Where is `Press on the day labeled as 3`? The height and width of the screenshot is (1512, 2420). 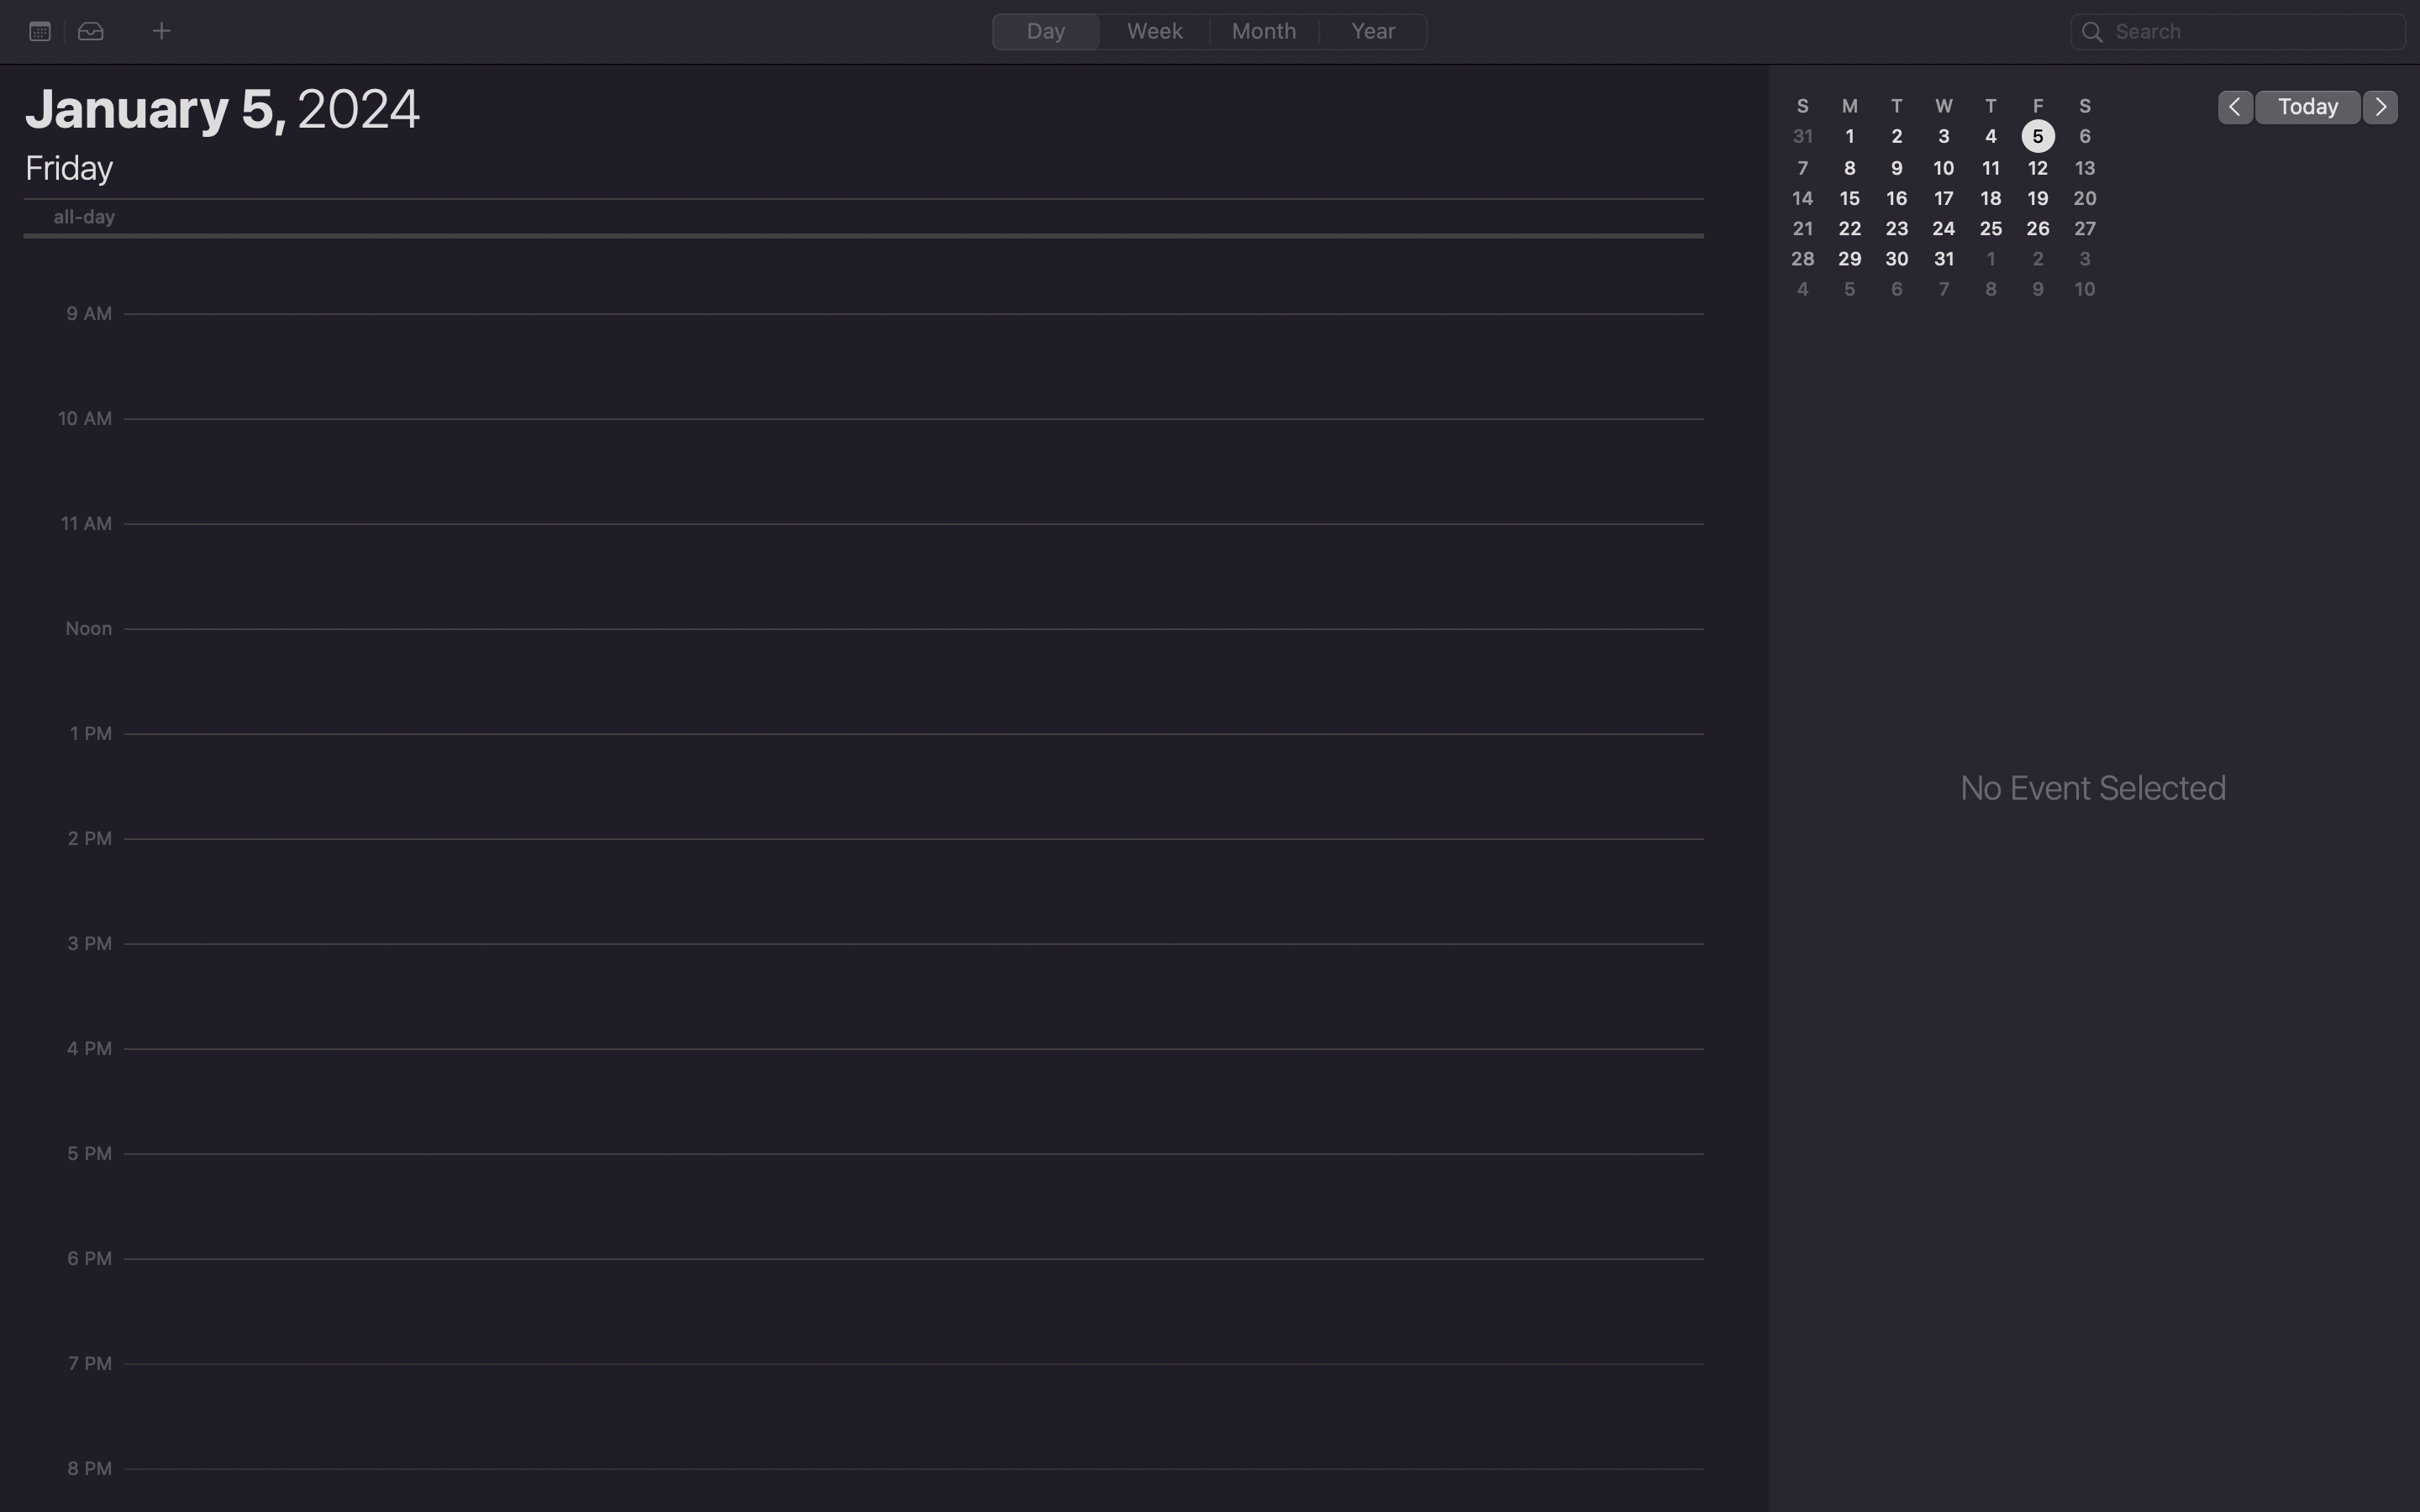
Press on the day labeled as 3 is located at coordinates (1943, 135).